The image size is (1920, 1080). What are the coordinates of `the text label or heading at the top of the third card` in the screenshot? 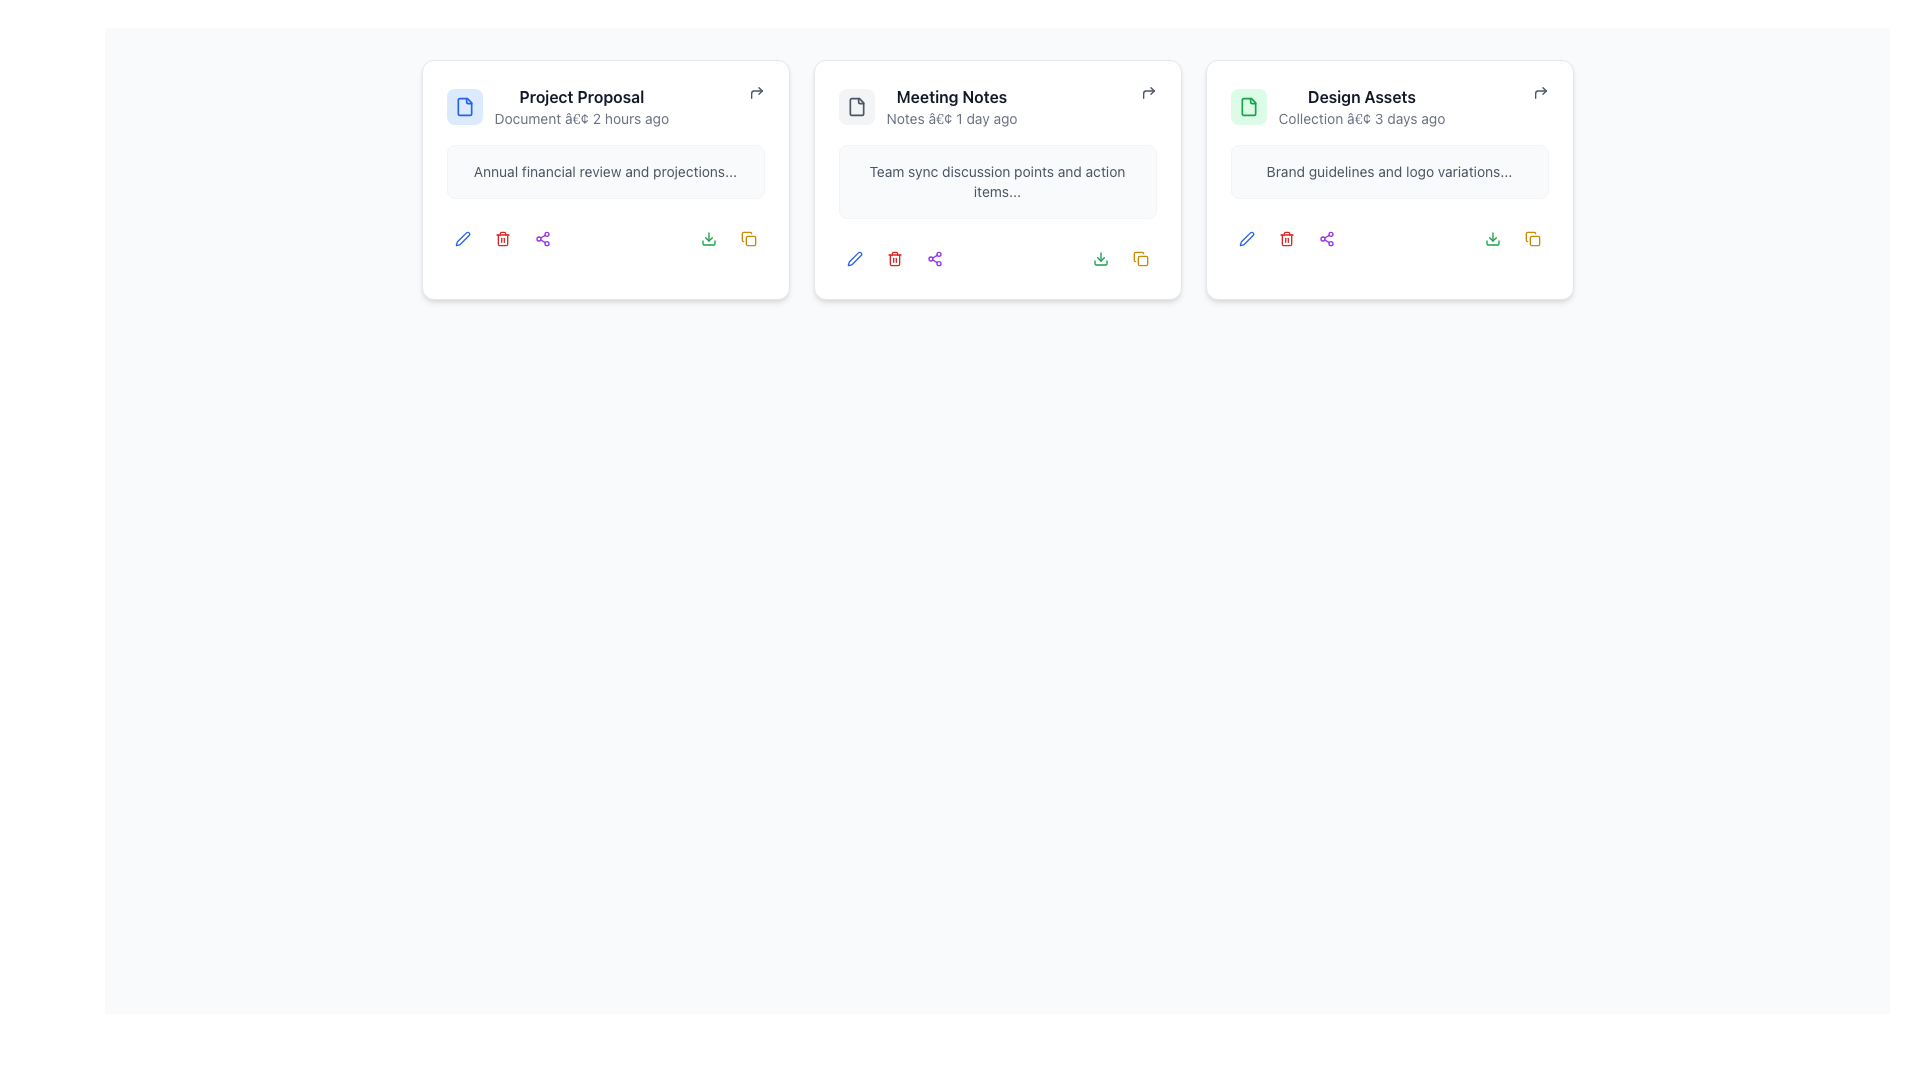 It's located at (1360, 96).